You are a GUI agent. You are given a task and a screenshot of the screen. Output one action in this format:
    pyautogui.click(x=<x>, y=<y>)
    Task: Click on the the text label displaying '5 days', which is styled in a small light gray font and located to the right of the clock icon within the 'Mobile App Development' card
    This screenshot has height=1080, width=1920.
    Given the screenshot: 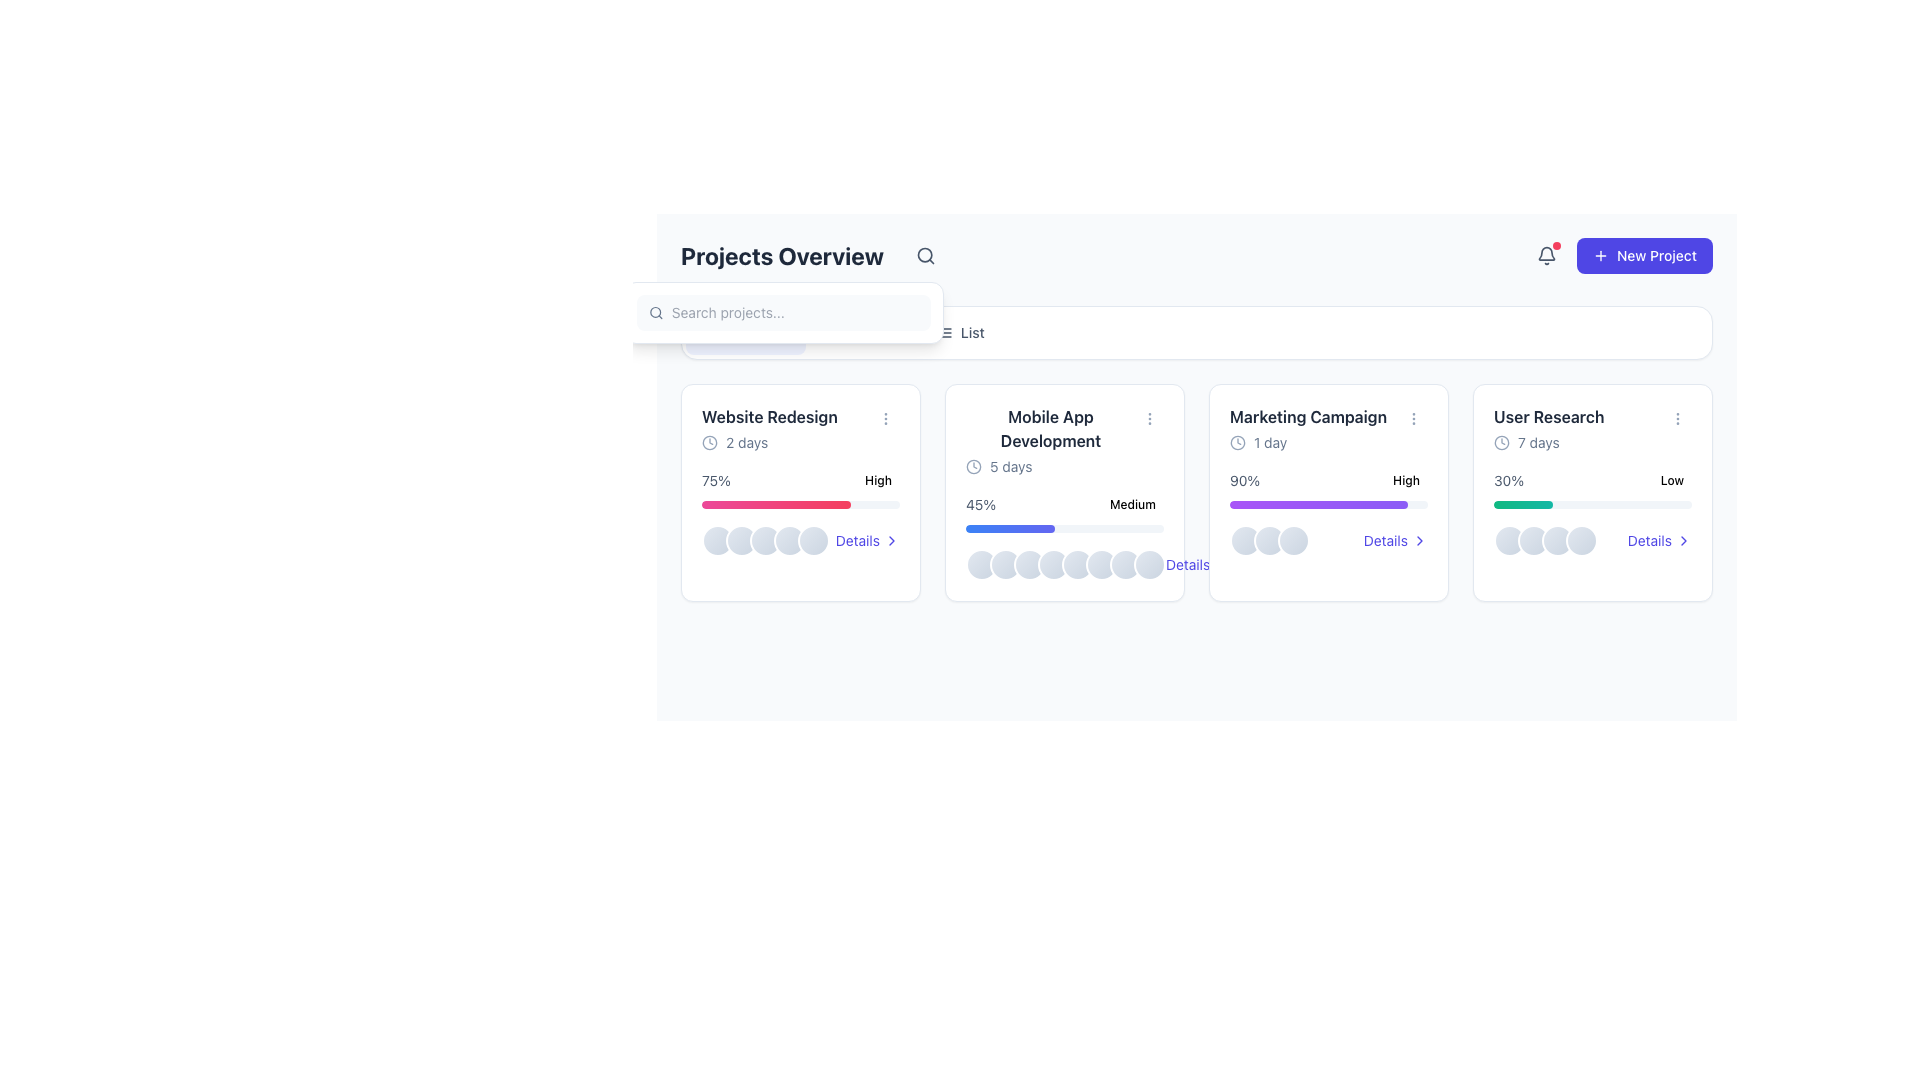 What is the action you would take?
    pyautogui.click(x=1011, y=466)
    